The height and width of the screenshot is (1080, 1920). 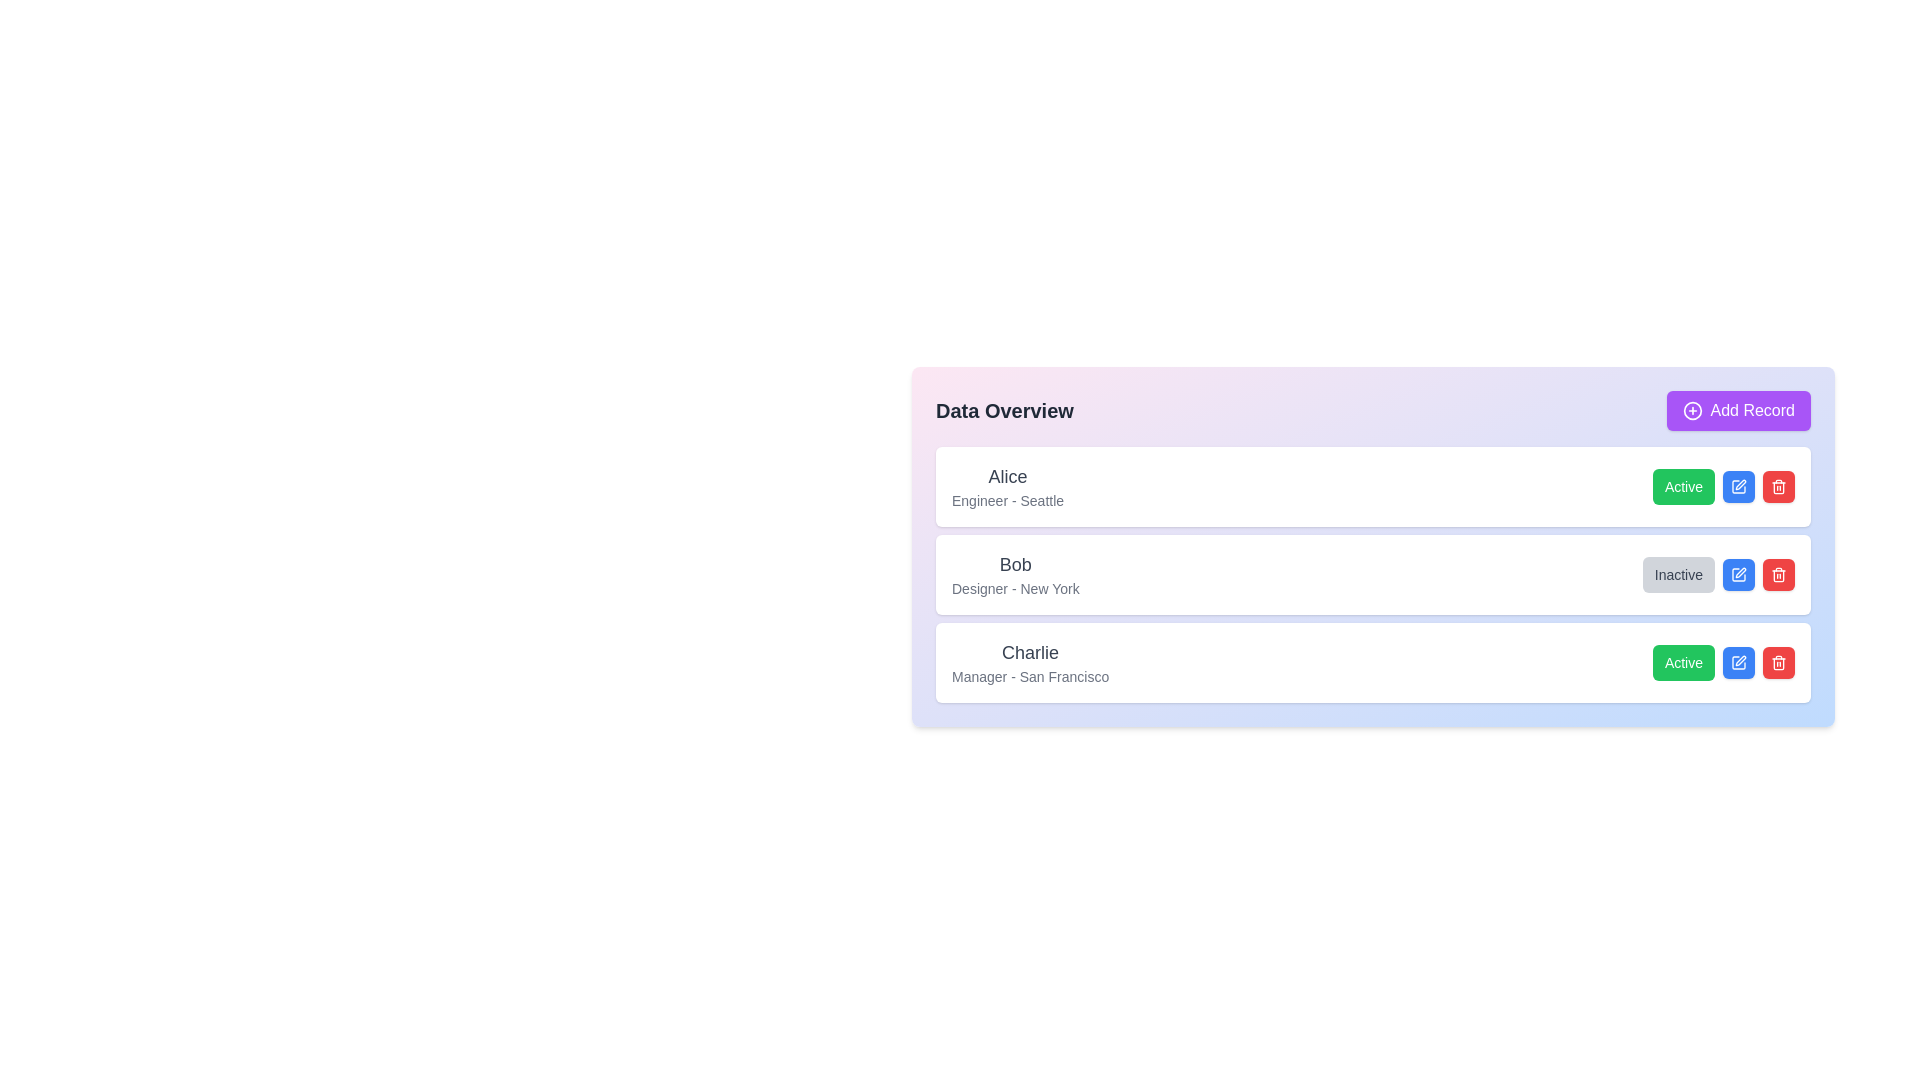 What do you see at coordinates (1015, 574) in the screenshot?
I see `text label displaying user Bob's name and professional details, located in the second card of a vertically stacked list of cards, positioned at the upper-left section of the card` at bounding box center [1015, 574].